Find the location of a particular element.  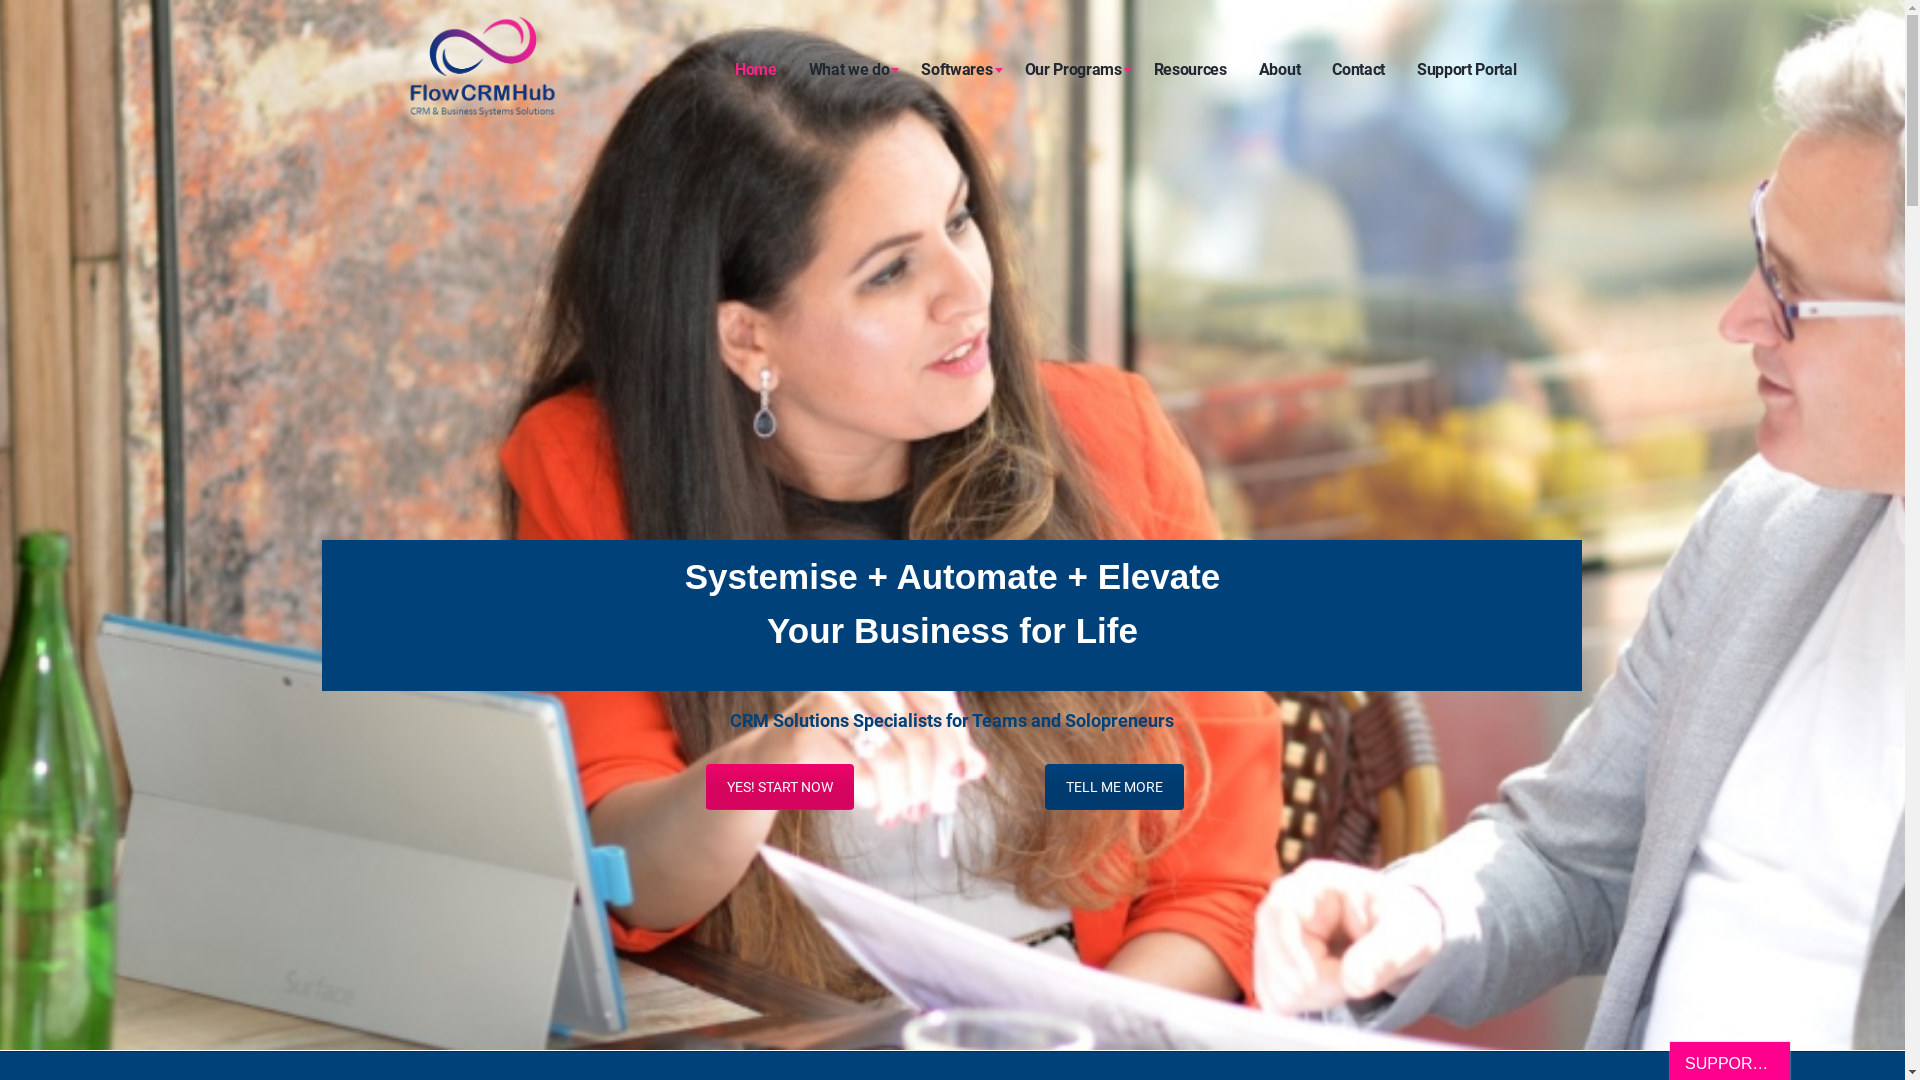

'Support Portal' is located at coordinates (1467, 68).